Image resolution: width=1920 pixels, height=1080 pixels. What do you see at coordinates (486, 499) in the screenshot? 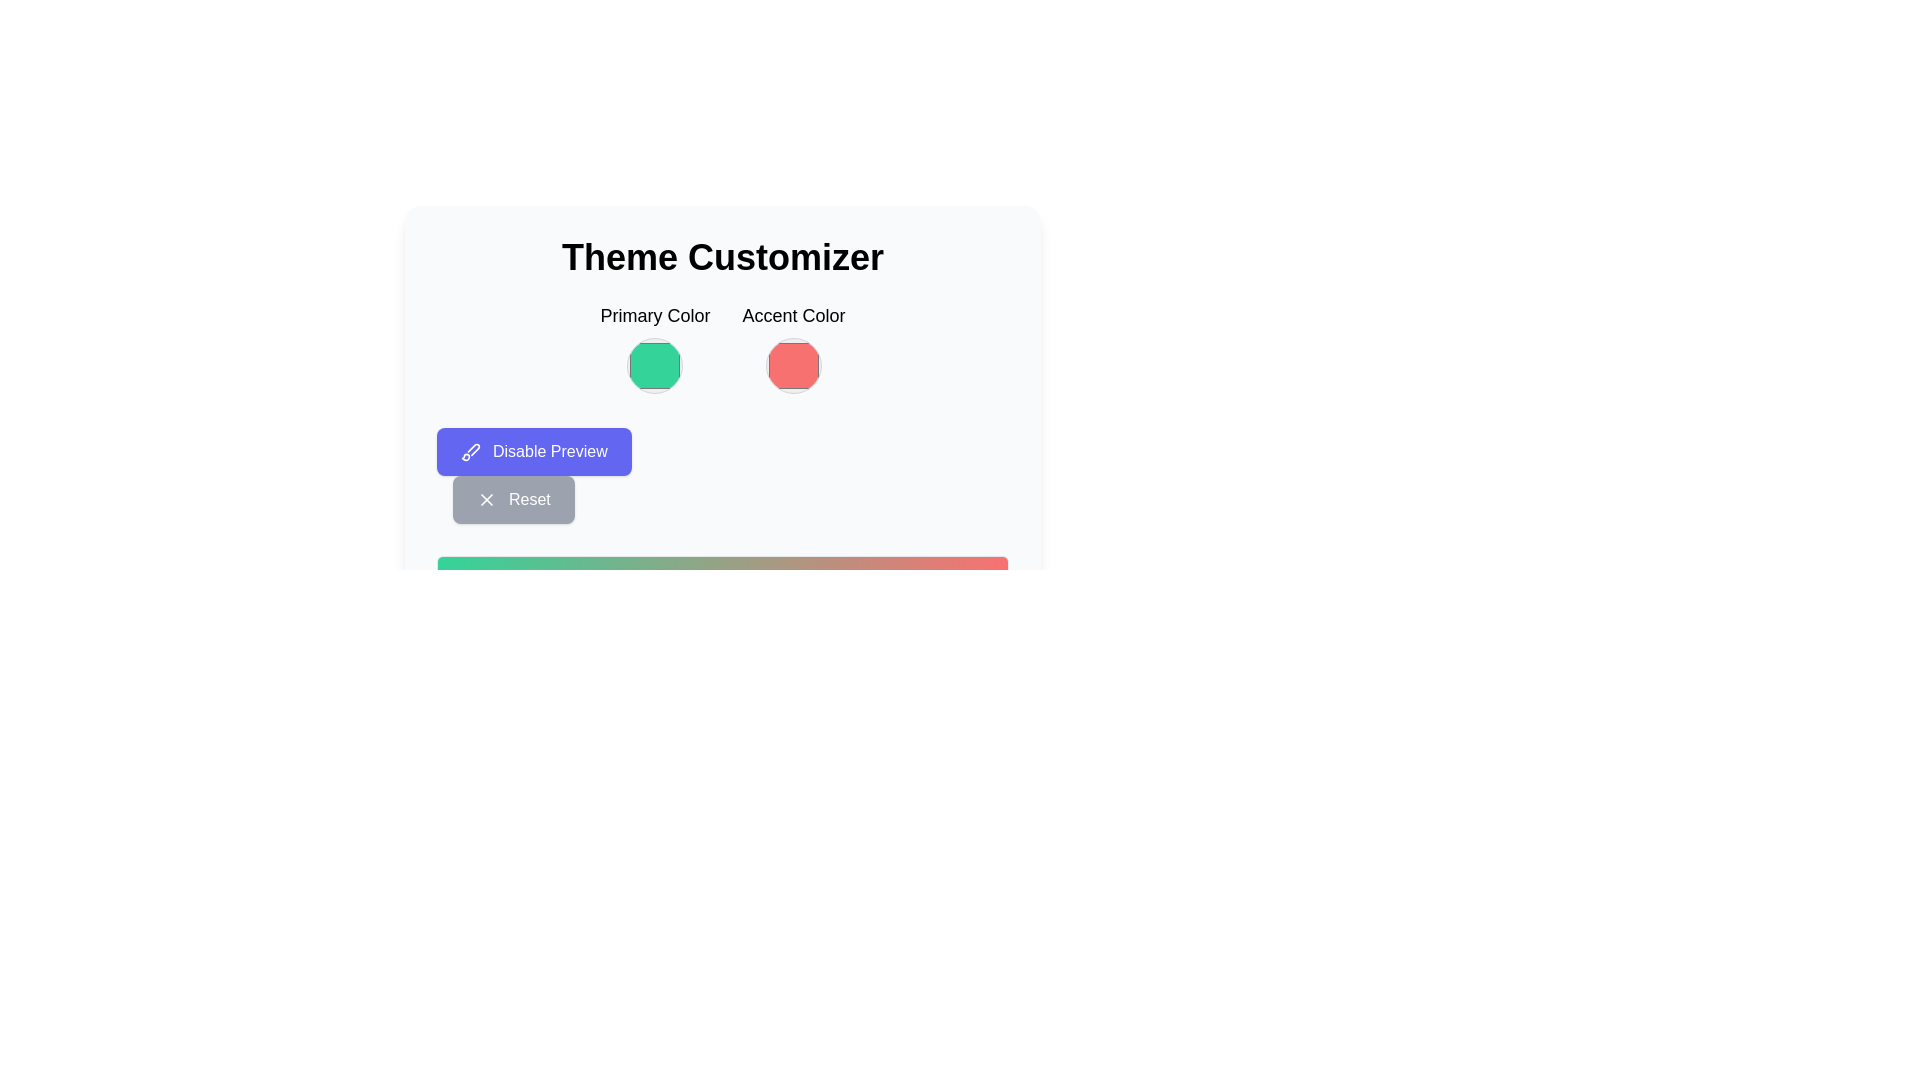
I see `the reset or cancel icon located on the left side of the 'Reset' text within a gray button, below the 'Disable Preview' blue button` at bounding box center [486, 499].